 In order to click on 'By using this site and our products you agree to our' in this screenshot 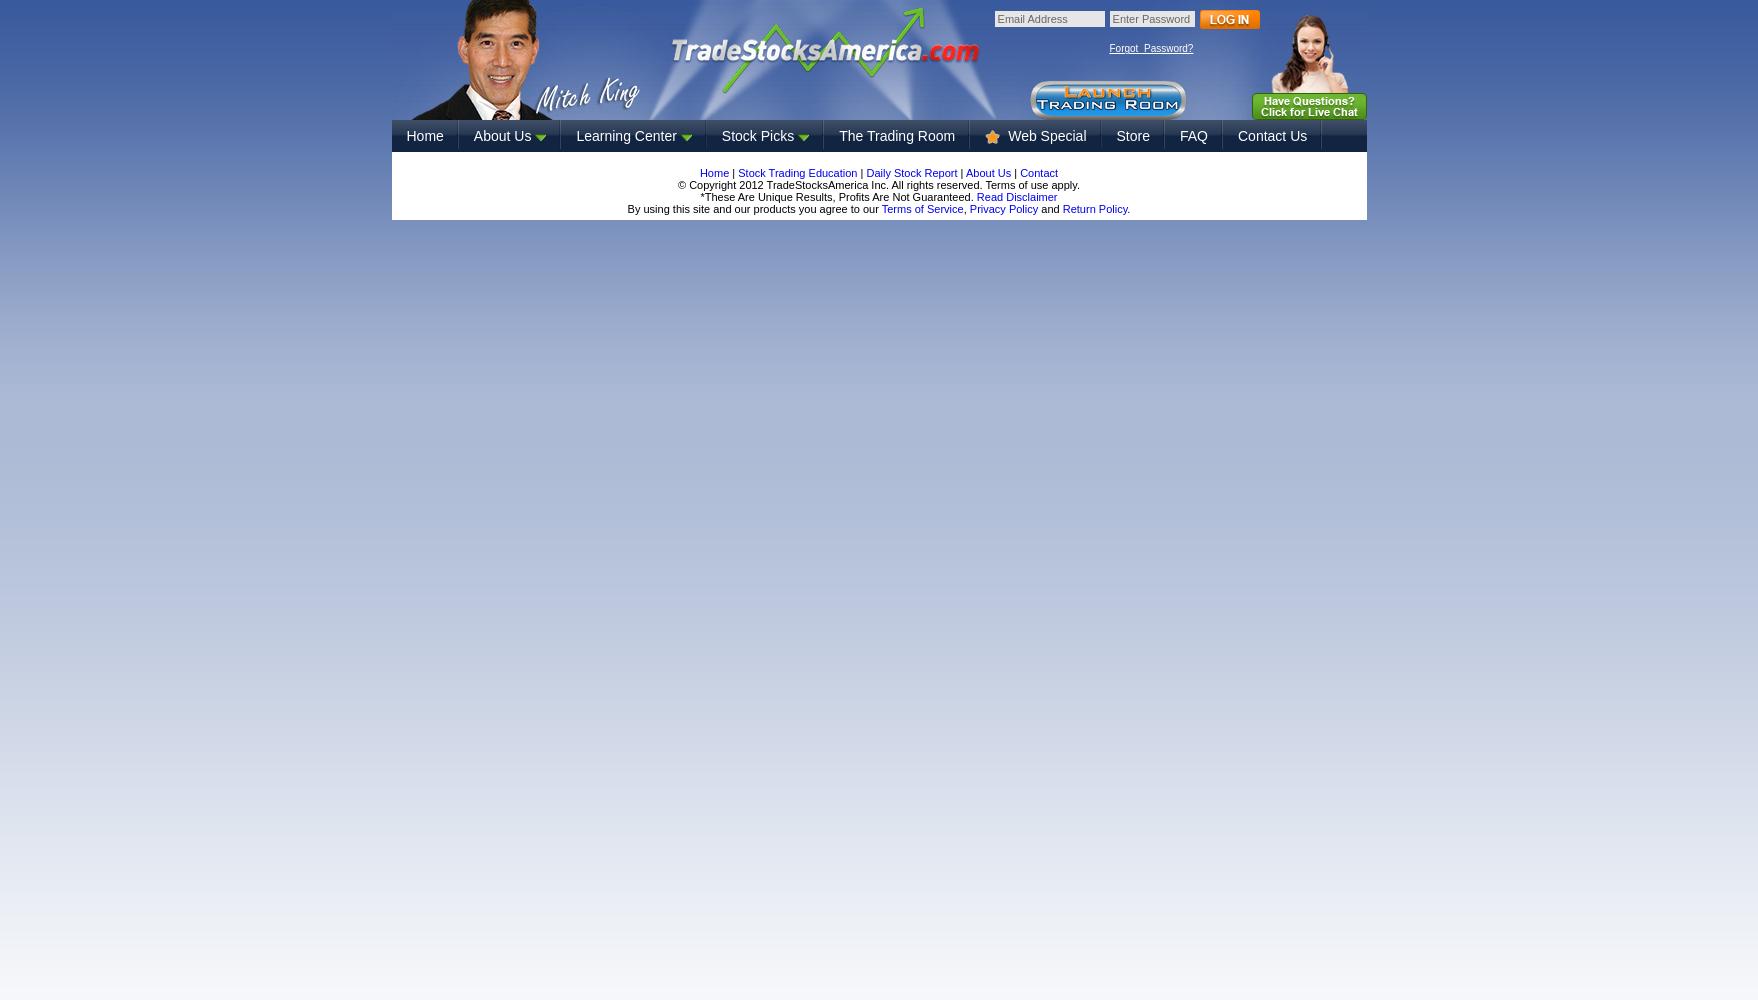, I will do `click(753, 208)`.